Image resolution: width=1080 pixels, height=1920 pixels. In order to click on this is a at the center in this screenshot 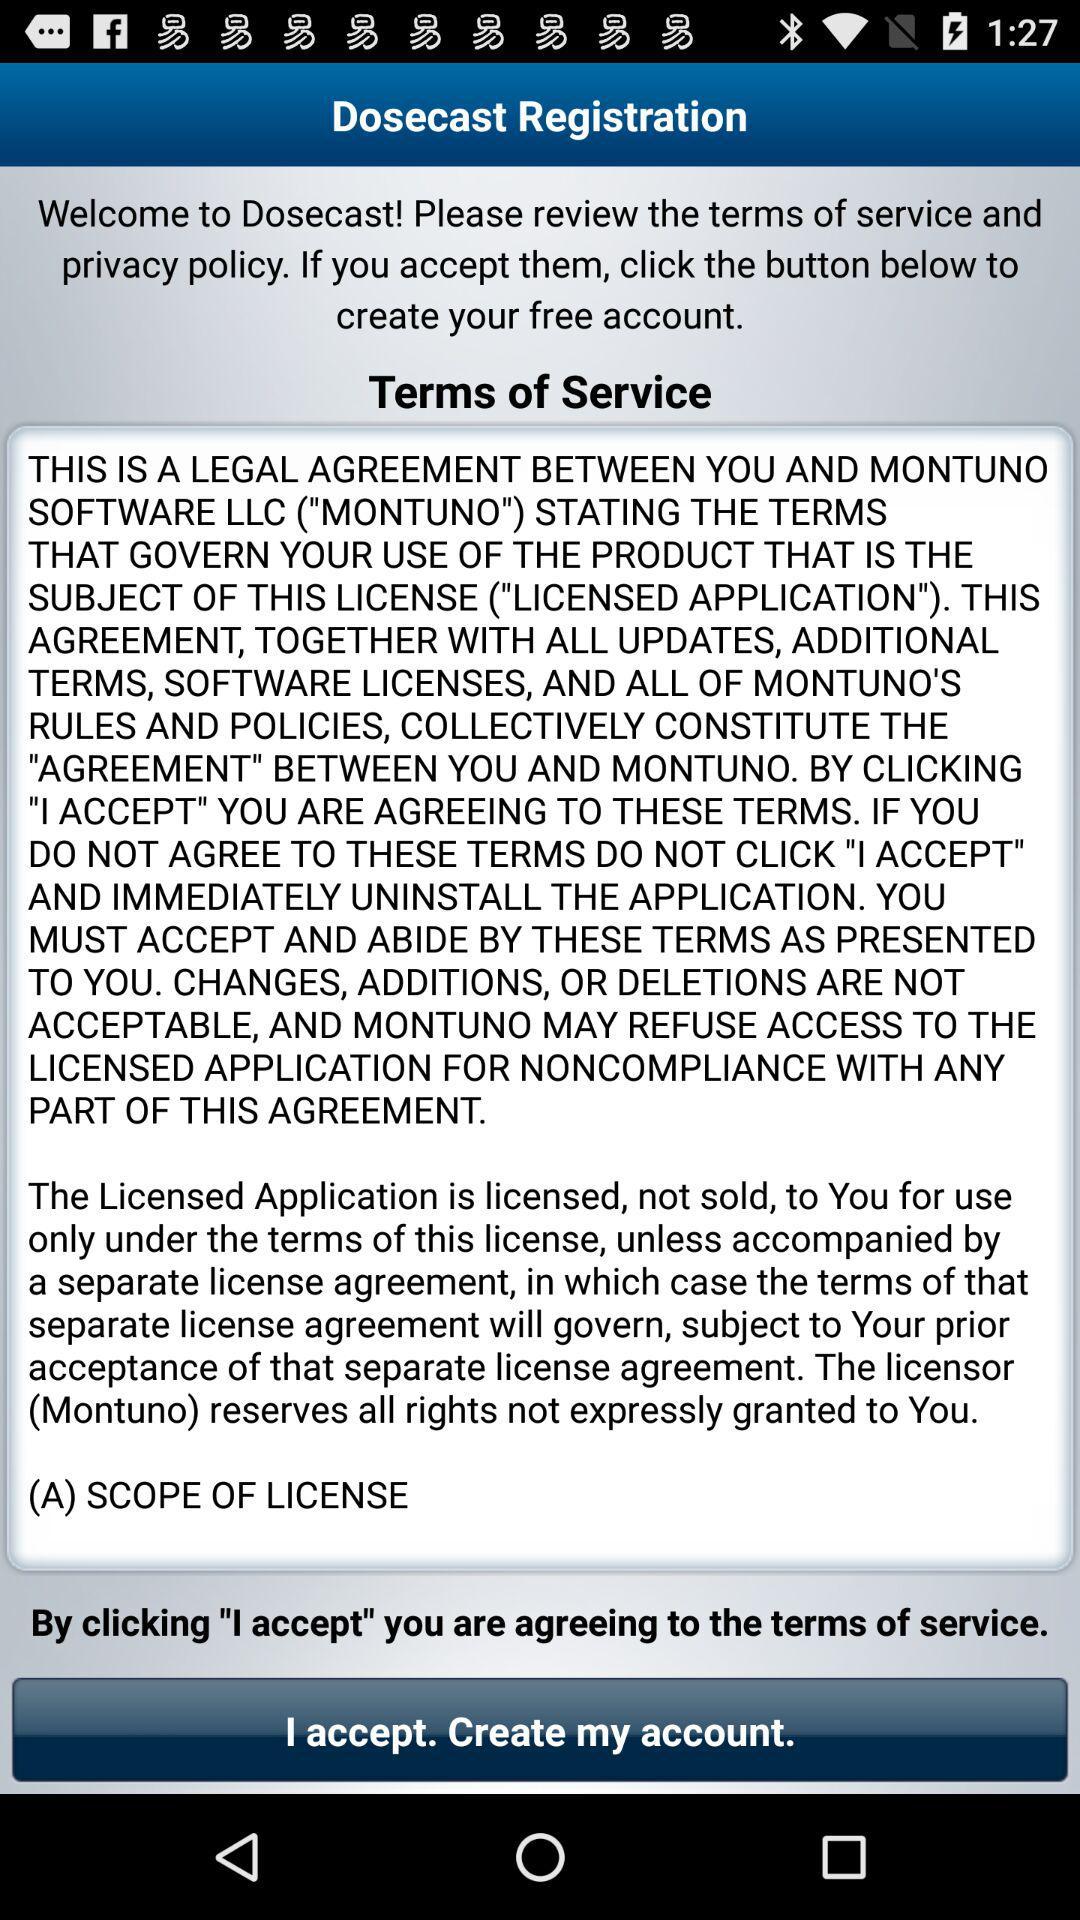, I will do `click(540, 998)`.